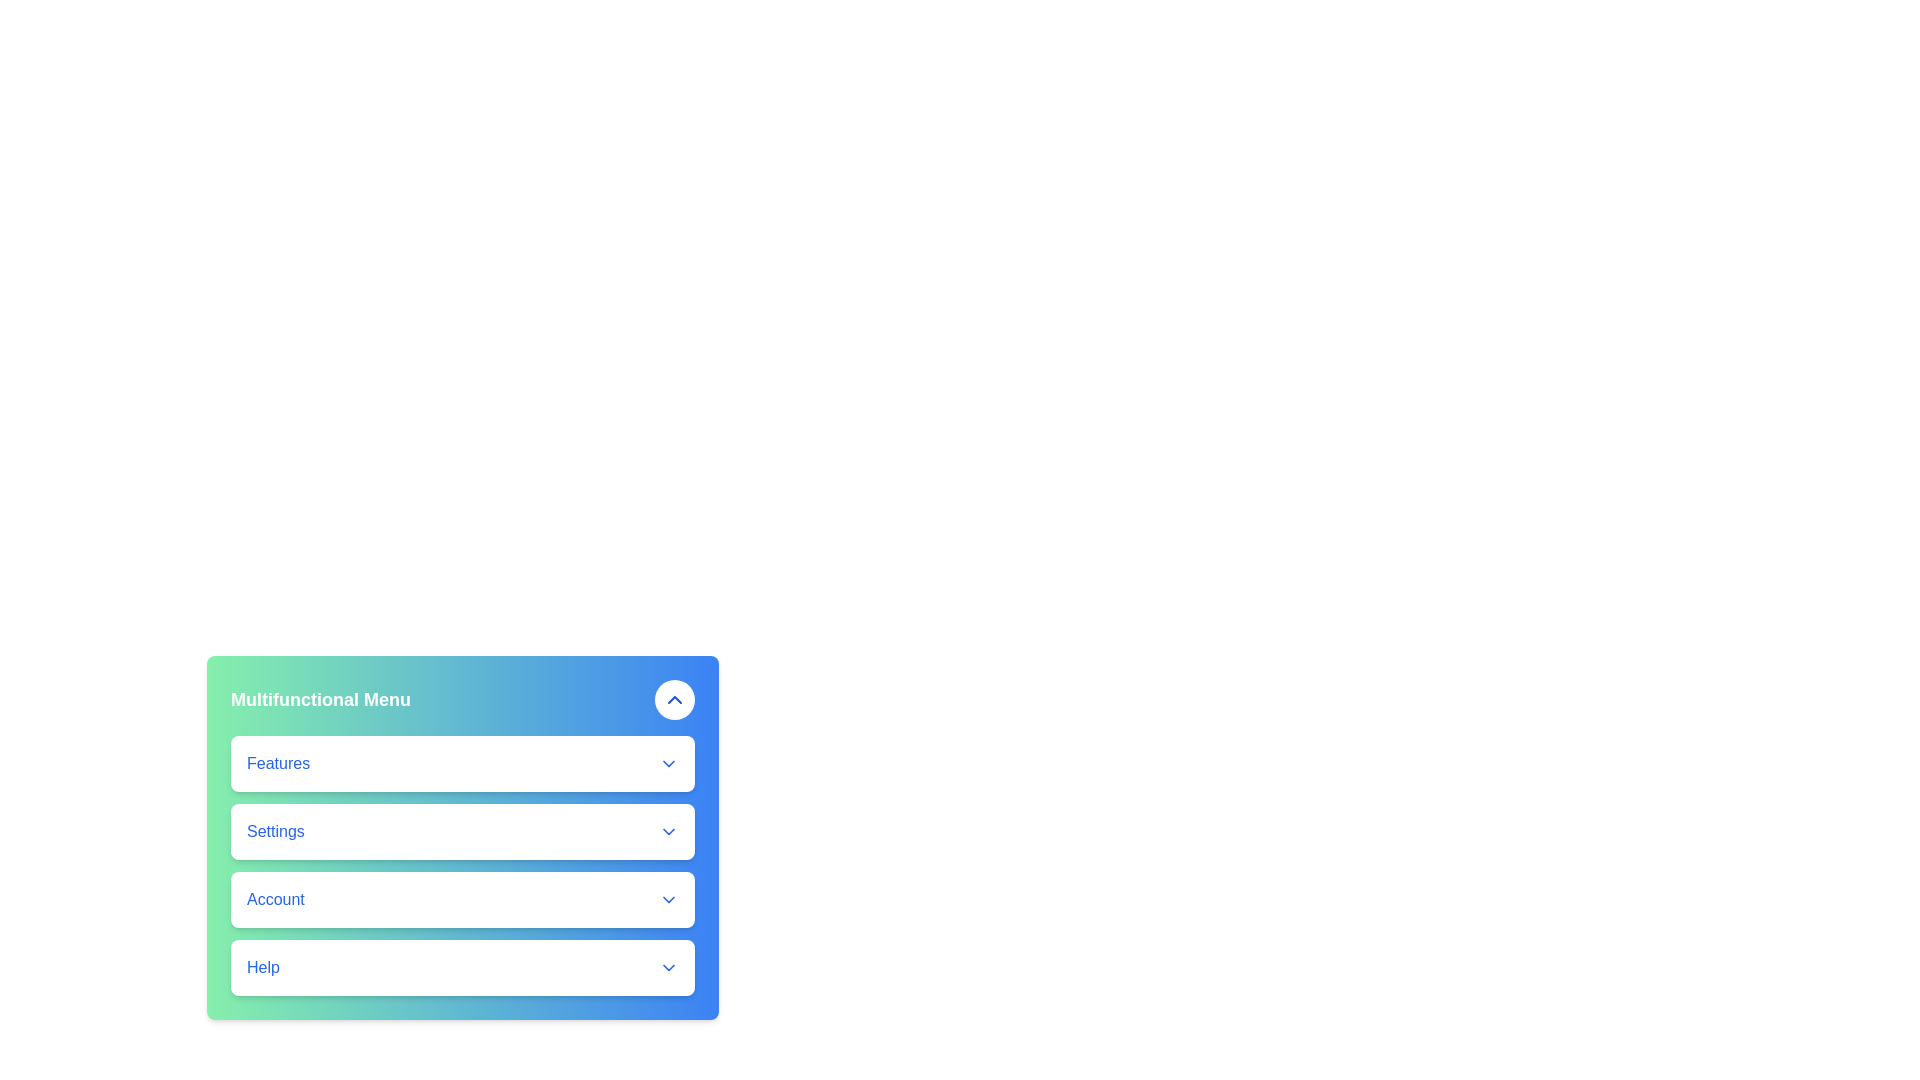 This screenshot has width=1920, height=1080. I want to click on the dropdown icon for the 'Settings' menu item located on the right side of the 'Settings' row, so click(668, 832).